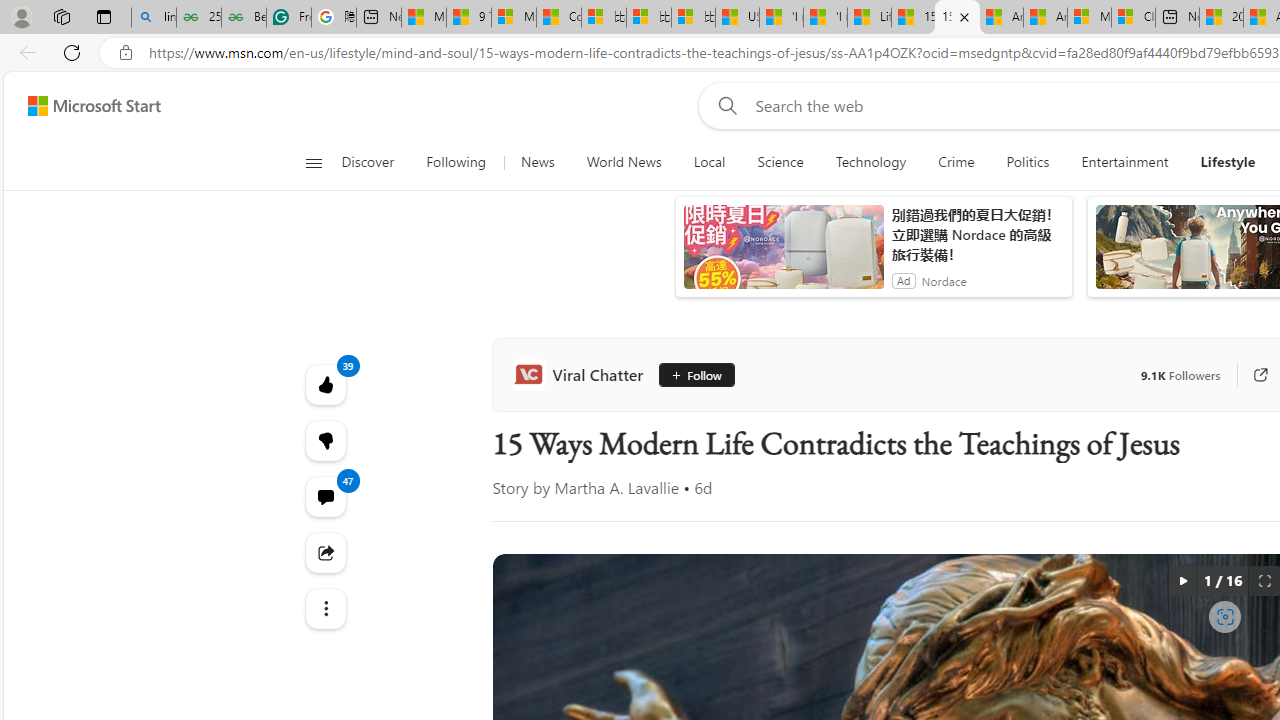  Describe the element at coordinates (61, 16) in the screenshot. I see `'Workspaces'` at that location.